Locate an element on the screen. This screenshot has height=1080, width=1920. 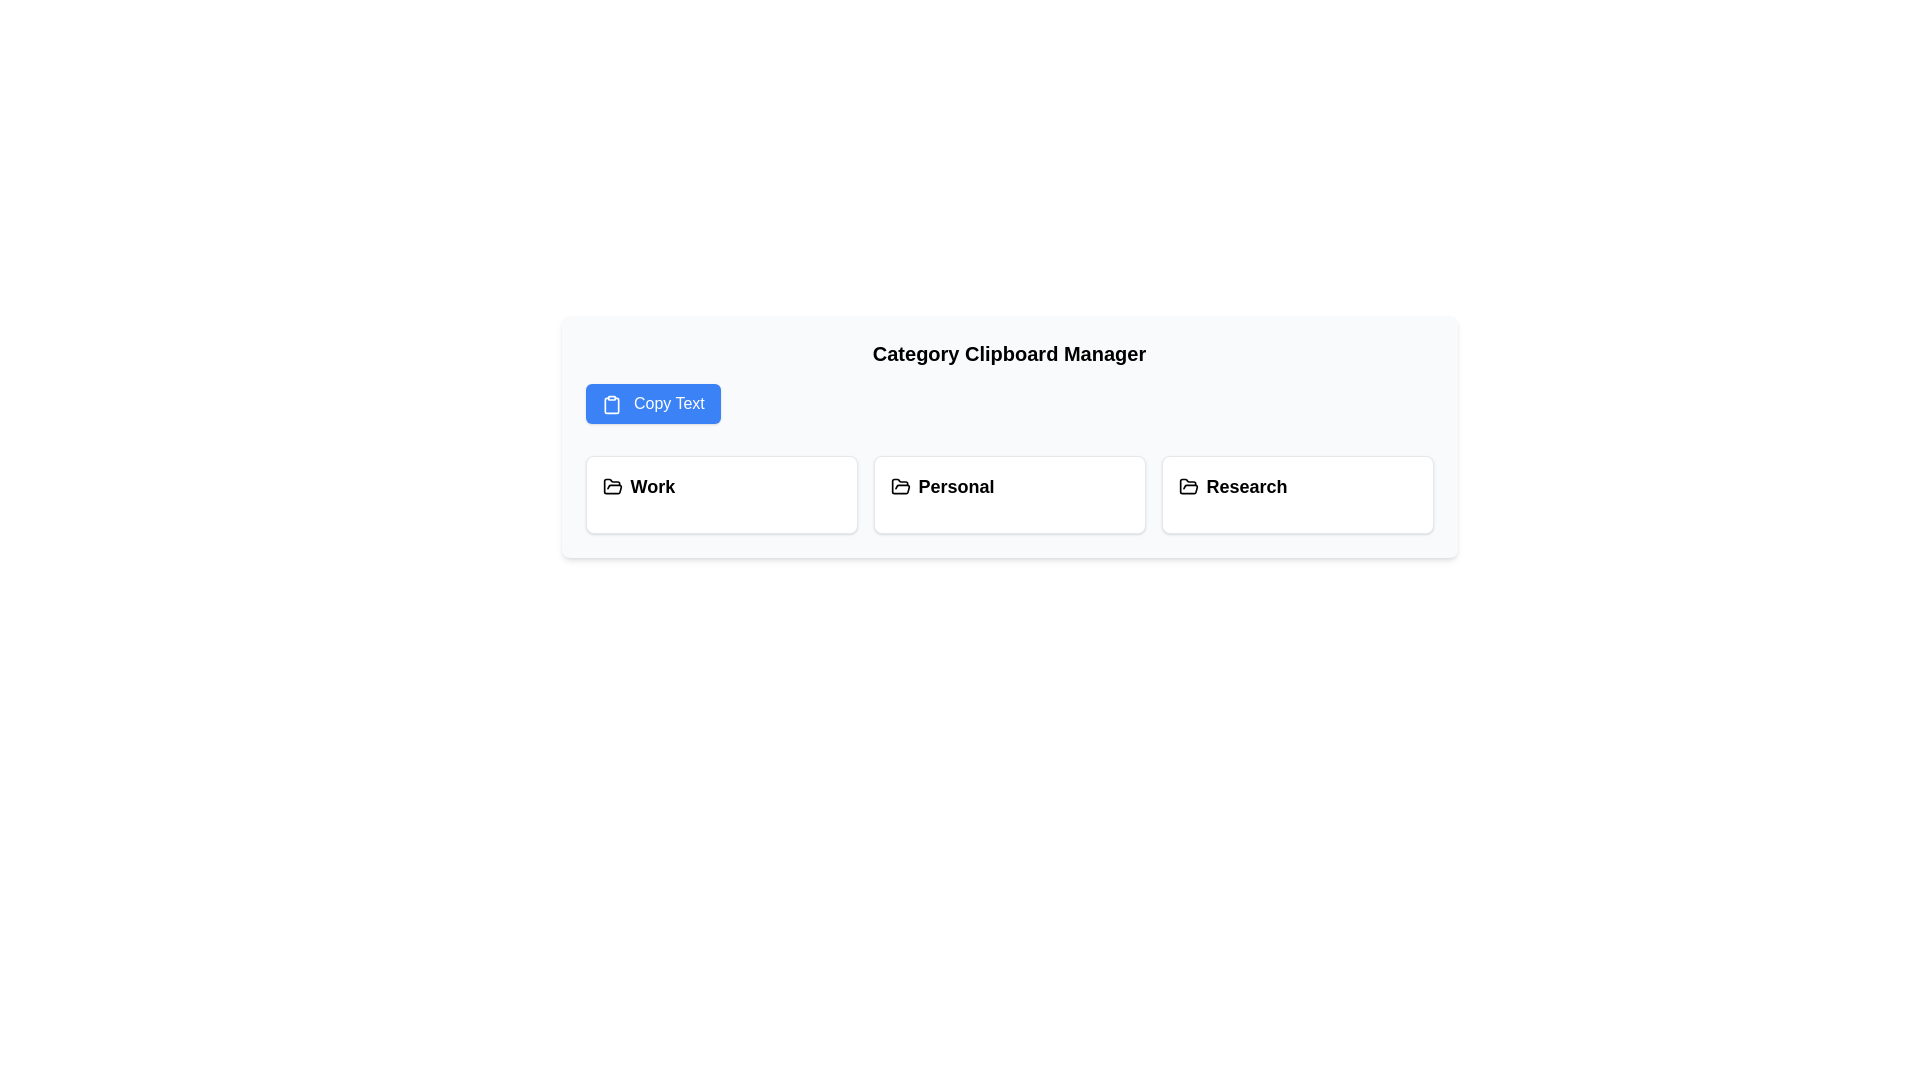
the 'Work' category card, which is the first card in a horizontal sequence of three cards in a grid layout is located at coordinates (720, 494).